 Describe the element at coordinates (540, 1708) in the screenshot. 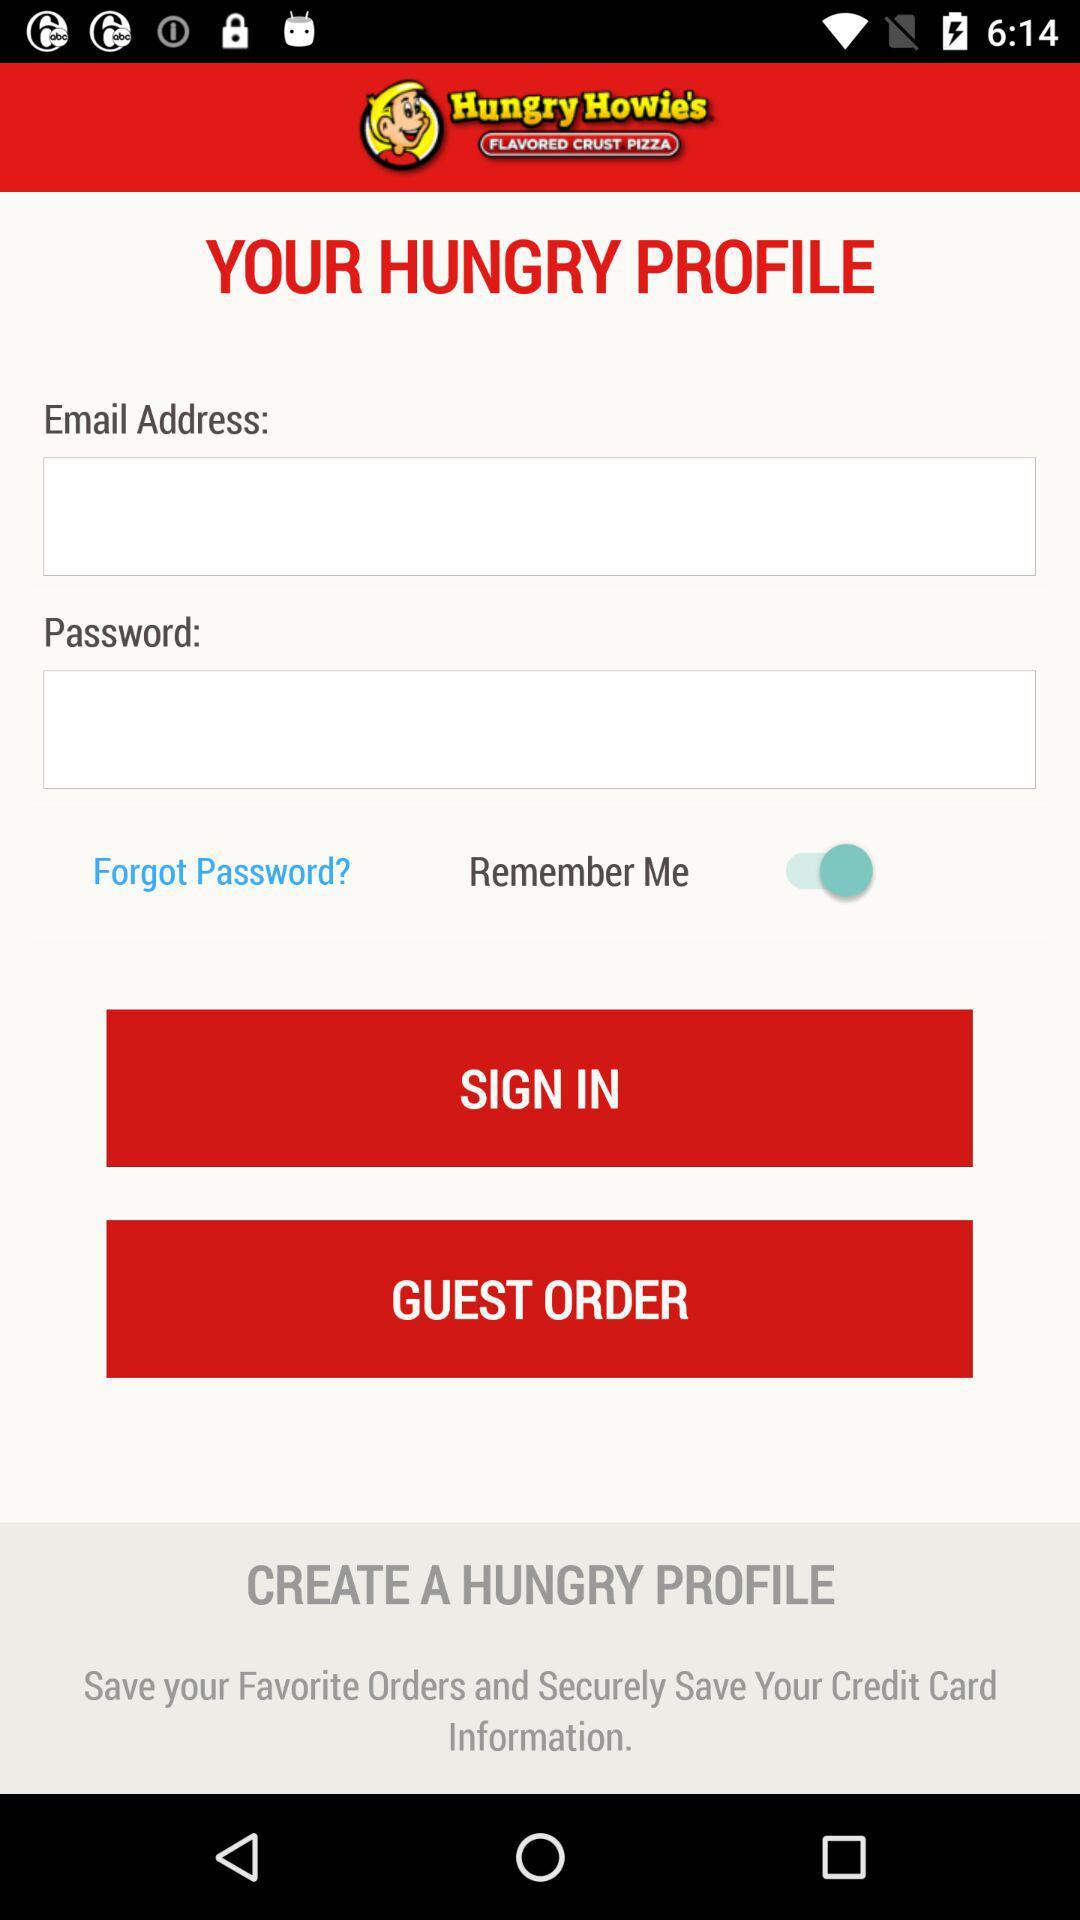

I see `the icon below create a hungry` at that location.